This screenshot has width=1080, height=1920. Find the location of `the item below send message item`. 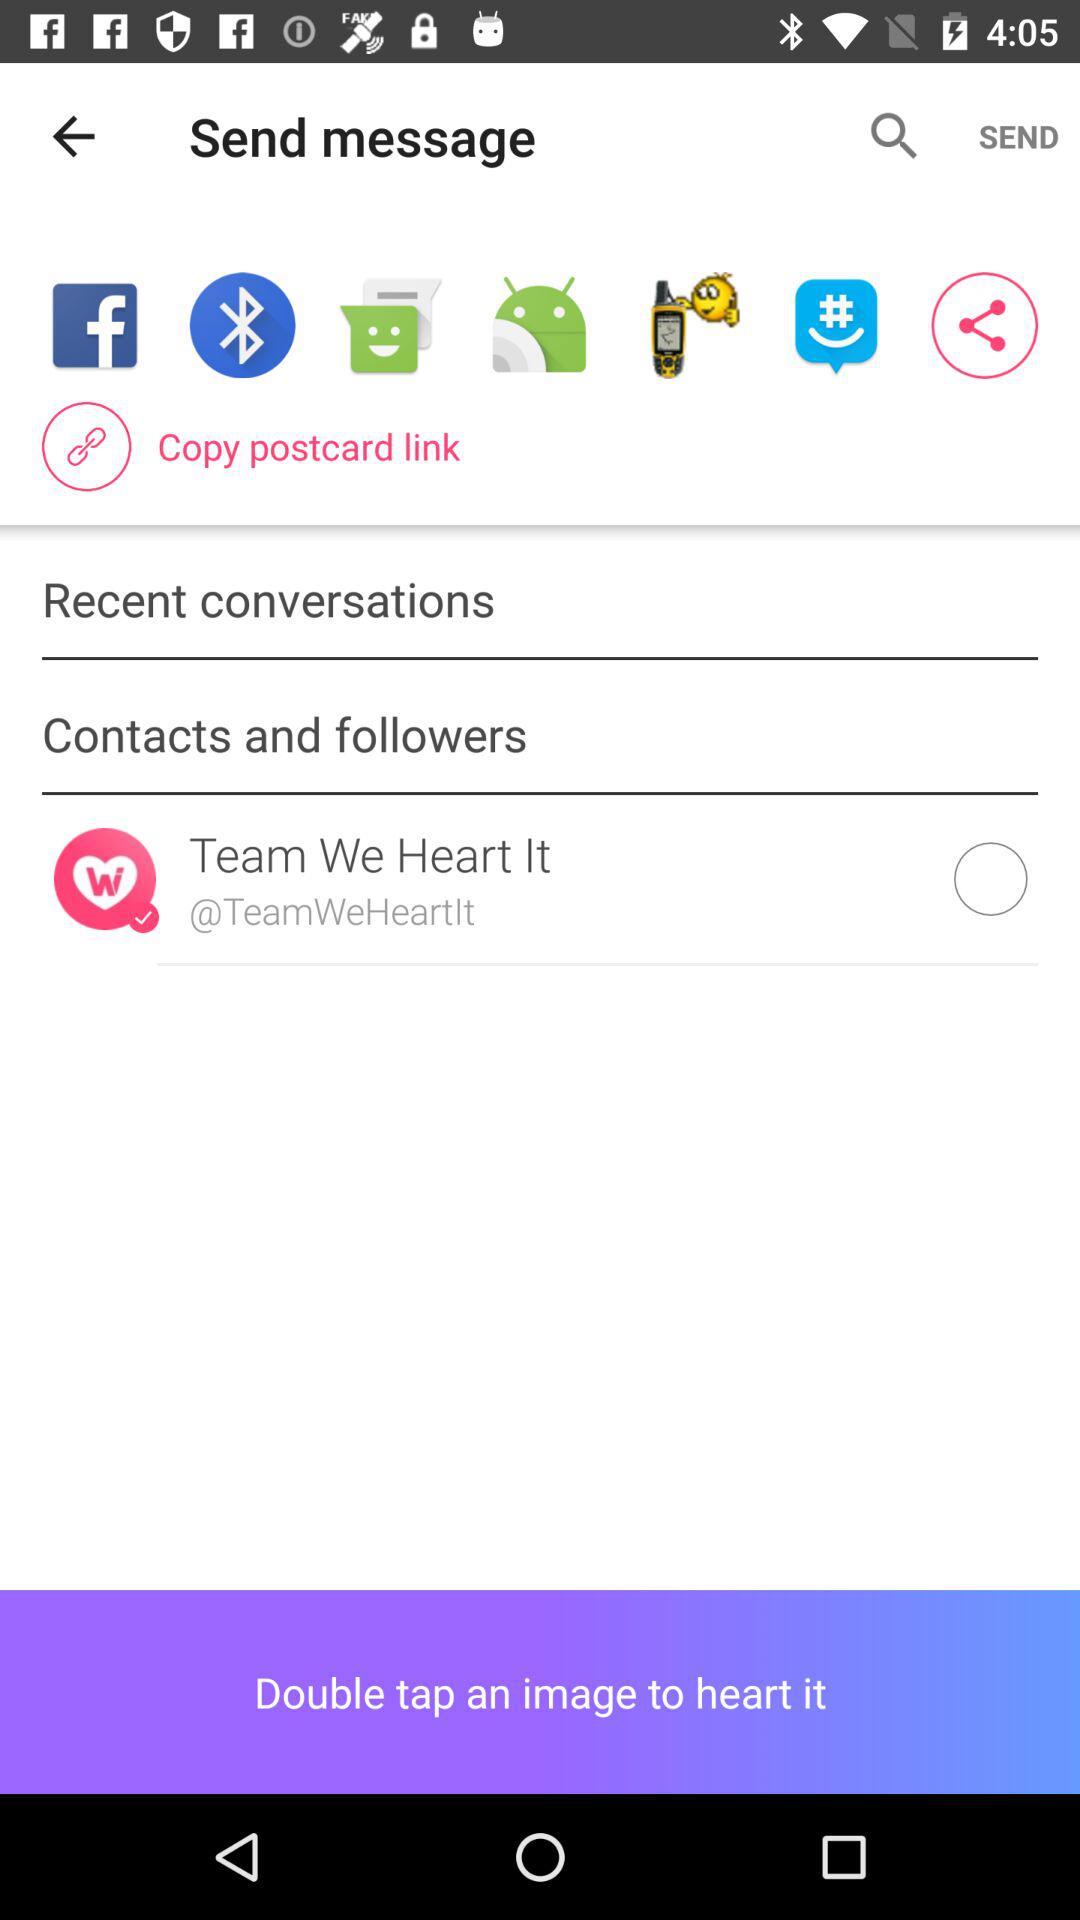

the item below send message item is located at coordinates (241, 325).